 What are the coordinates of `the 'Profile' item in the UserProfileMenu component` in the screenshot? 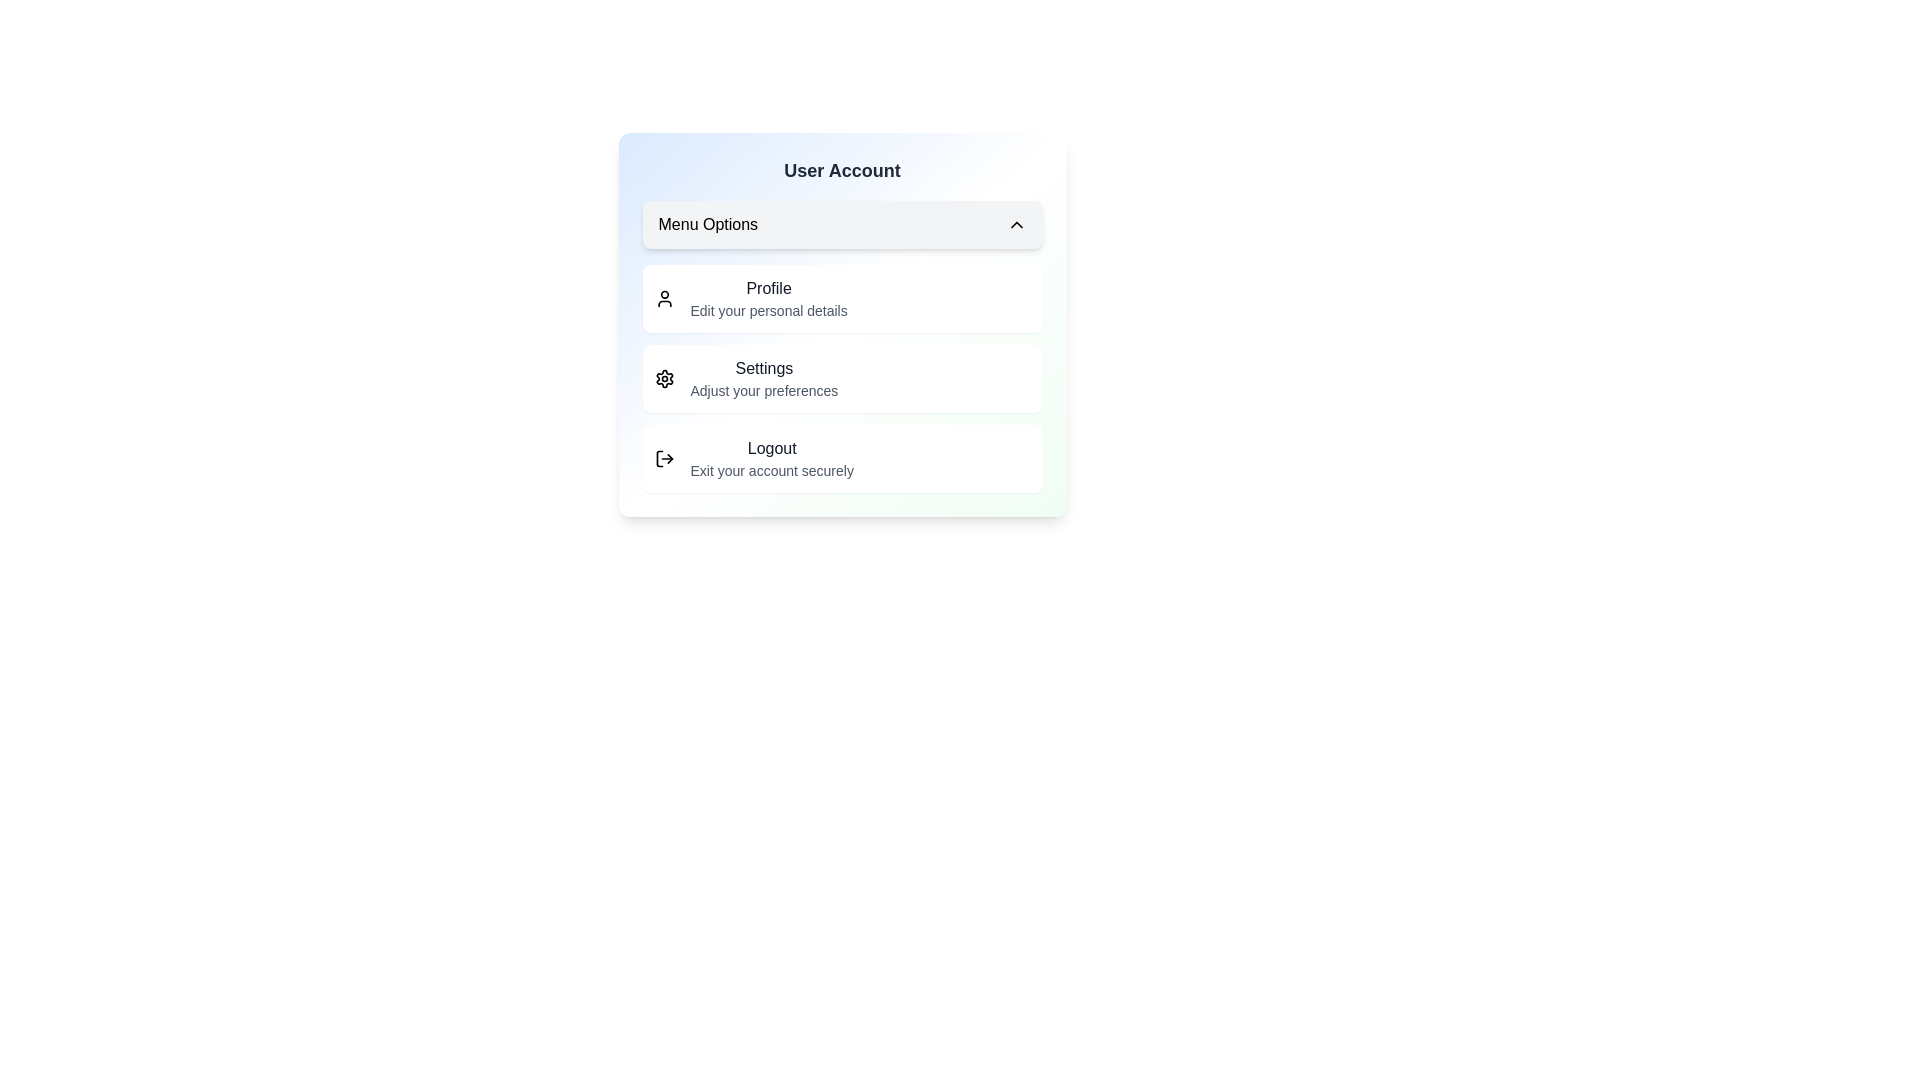 It's located at (768, 289).